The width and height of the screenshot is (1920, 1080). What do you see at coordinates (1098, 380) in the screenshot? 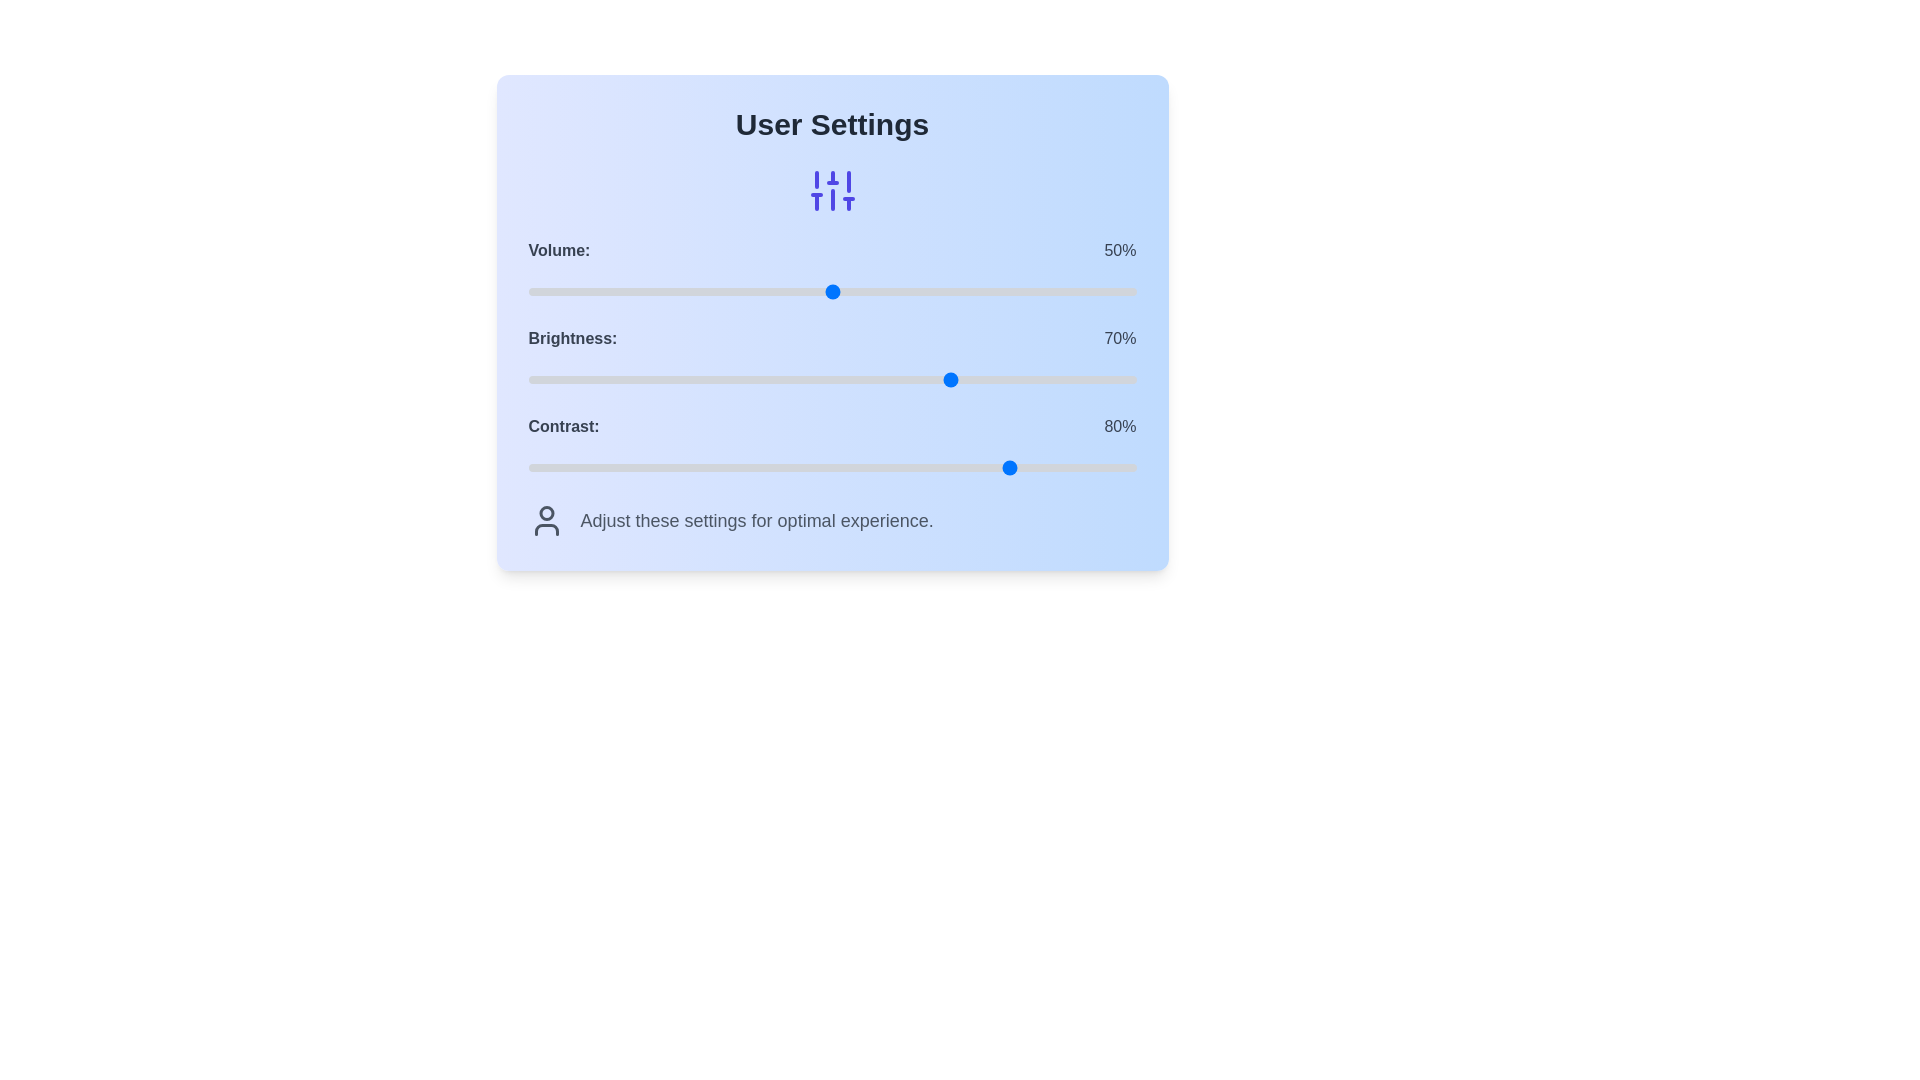
I see `the brightness level` at bounding box center [1098, 380].